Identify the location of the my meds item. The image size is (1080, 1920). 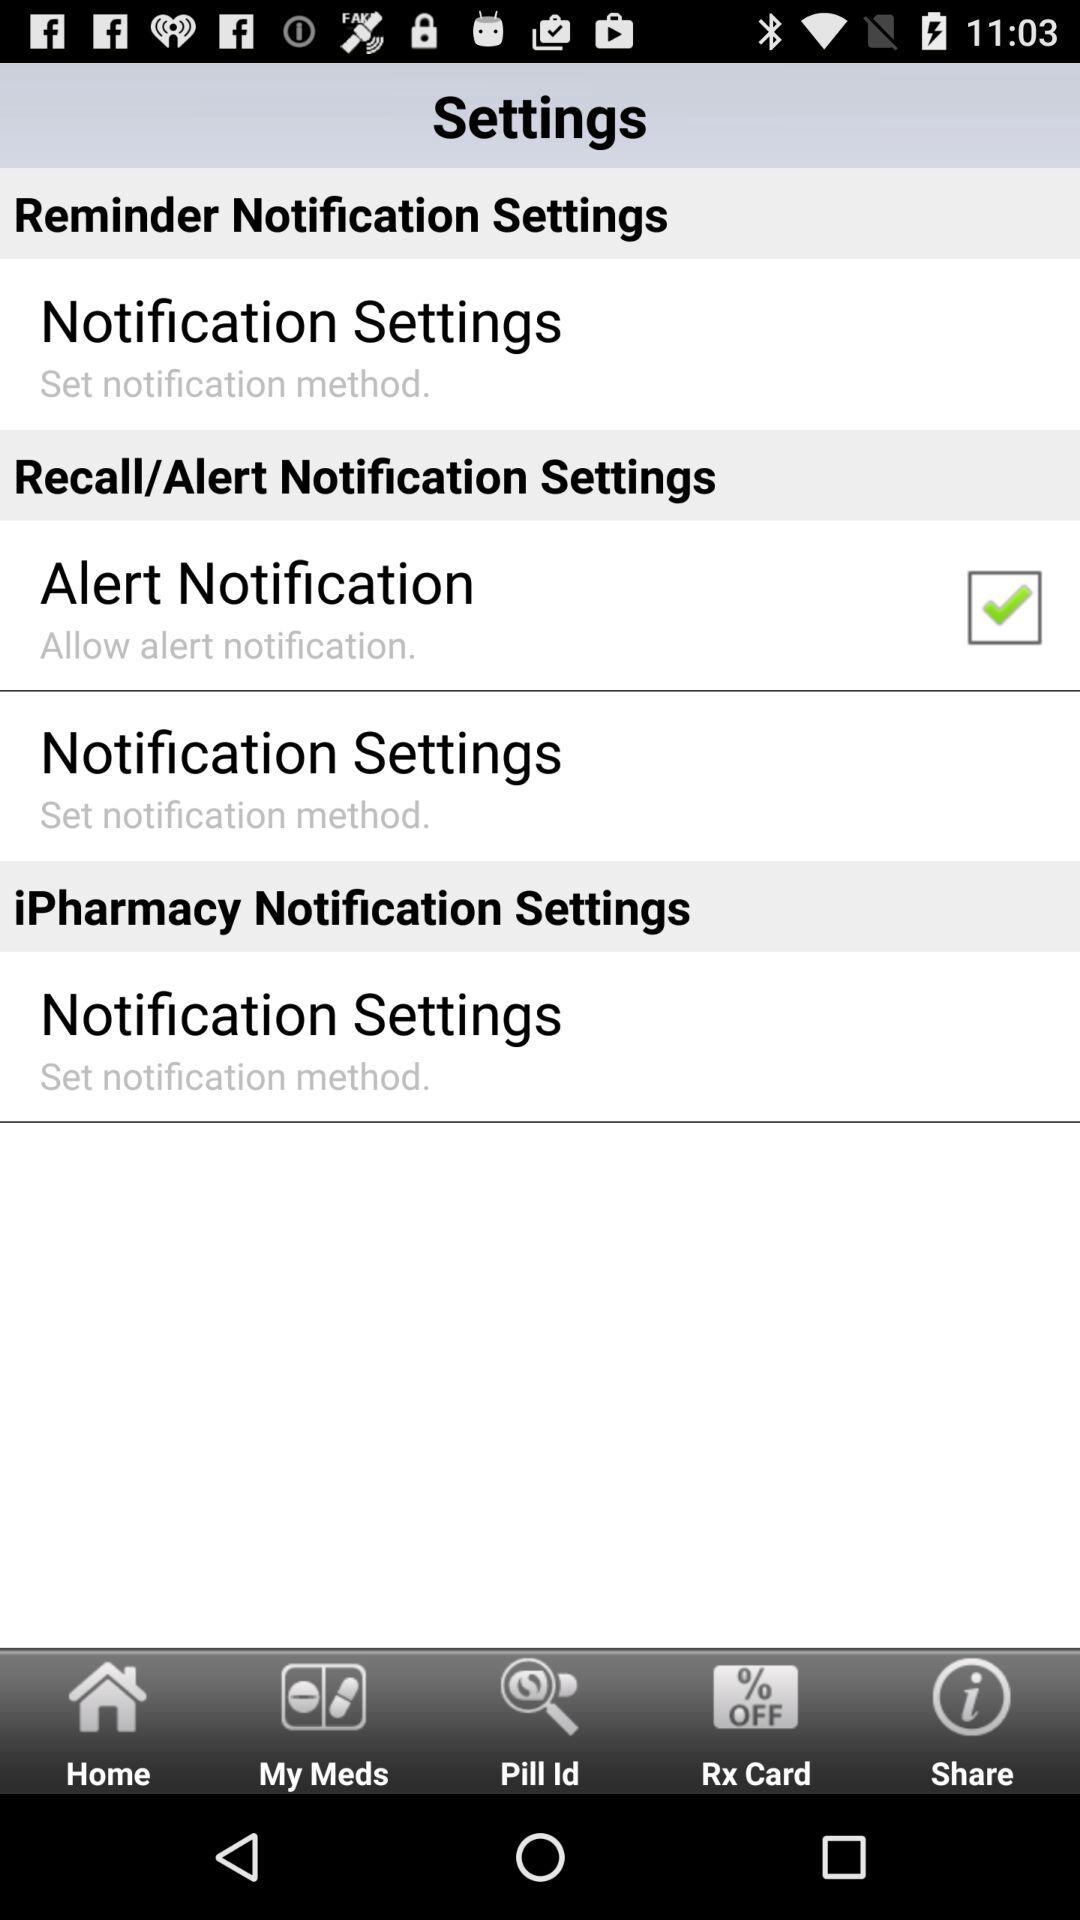
(323, 1719).